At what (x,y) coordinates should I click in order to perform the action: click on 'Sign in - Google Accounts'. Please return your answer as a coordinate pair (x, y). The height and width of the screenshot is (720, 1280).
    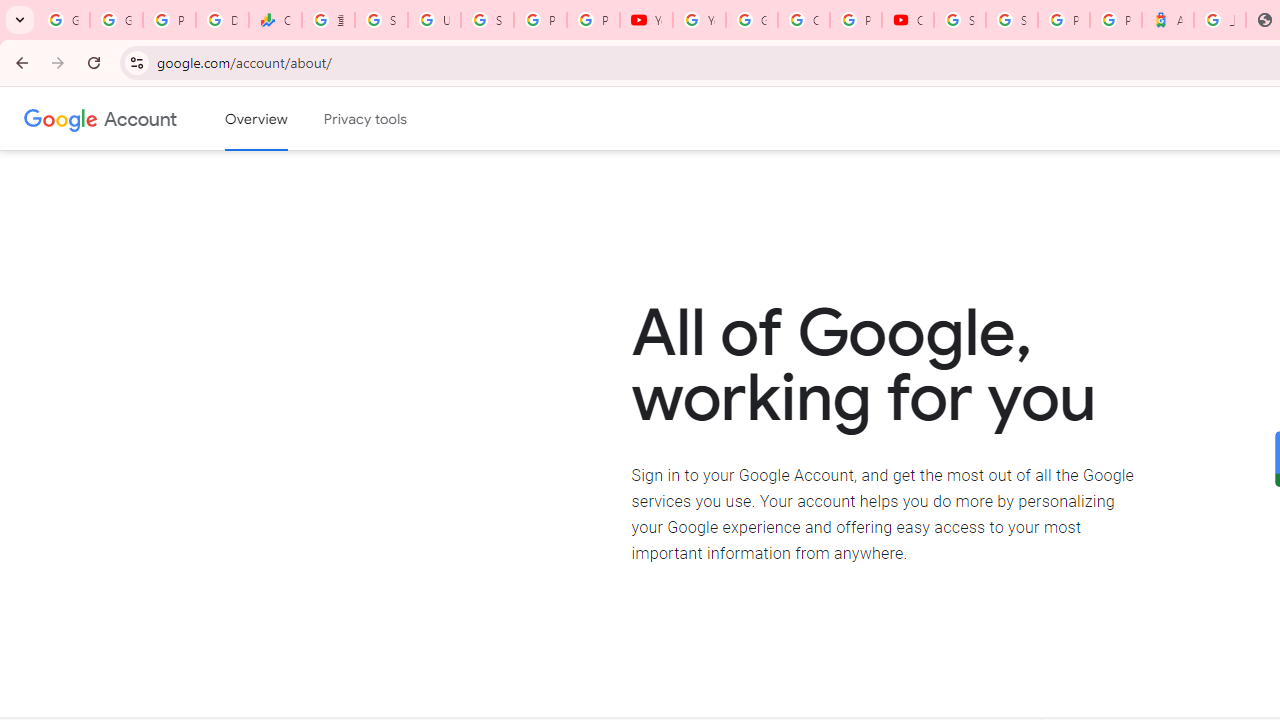
    Looking at the image, I should click on (960, 20).